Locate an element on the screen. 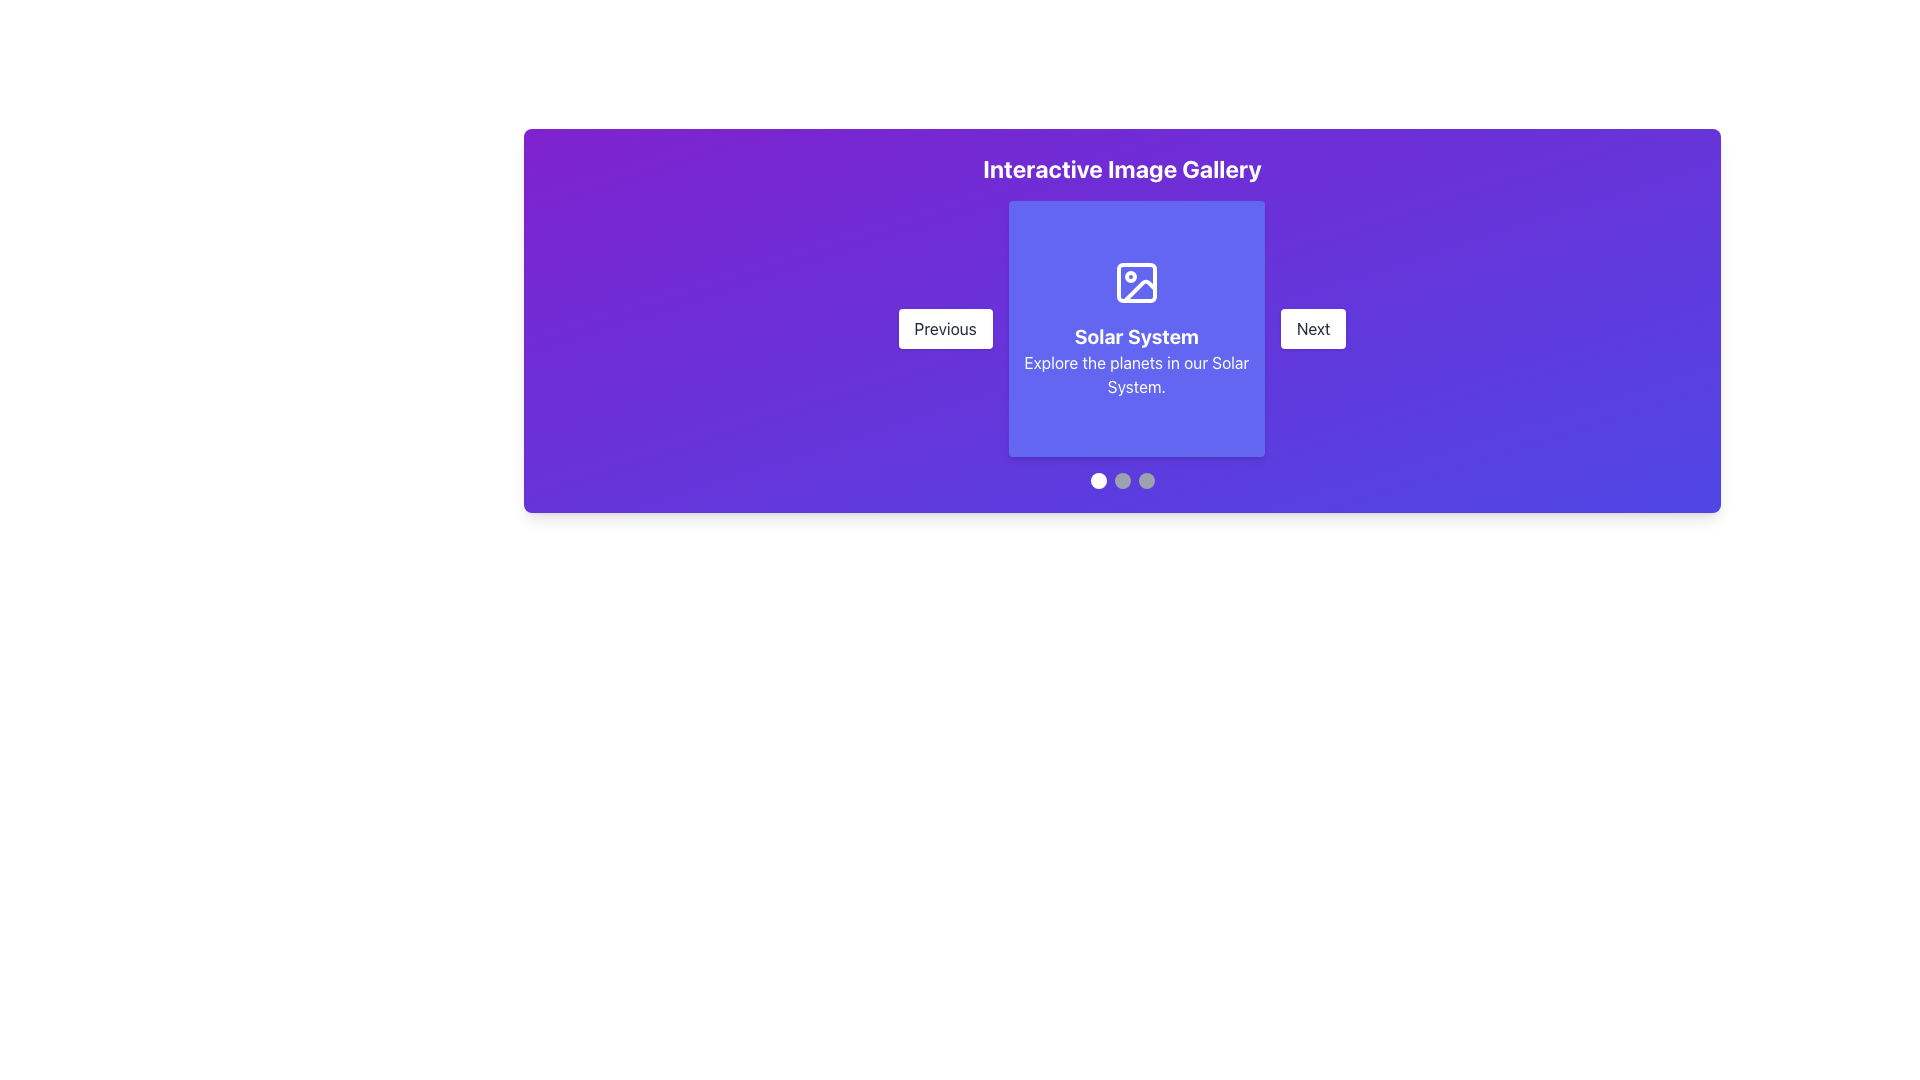 Image resolution: width=1920 pixels, height=1080 pixels. the second Informational Card about the Solar System, which is positioned between the 'Previous' and 'Next' buttons in the interactive gallery is located at coordinates (1136, 327).